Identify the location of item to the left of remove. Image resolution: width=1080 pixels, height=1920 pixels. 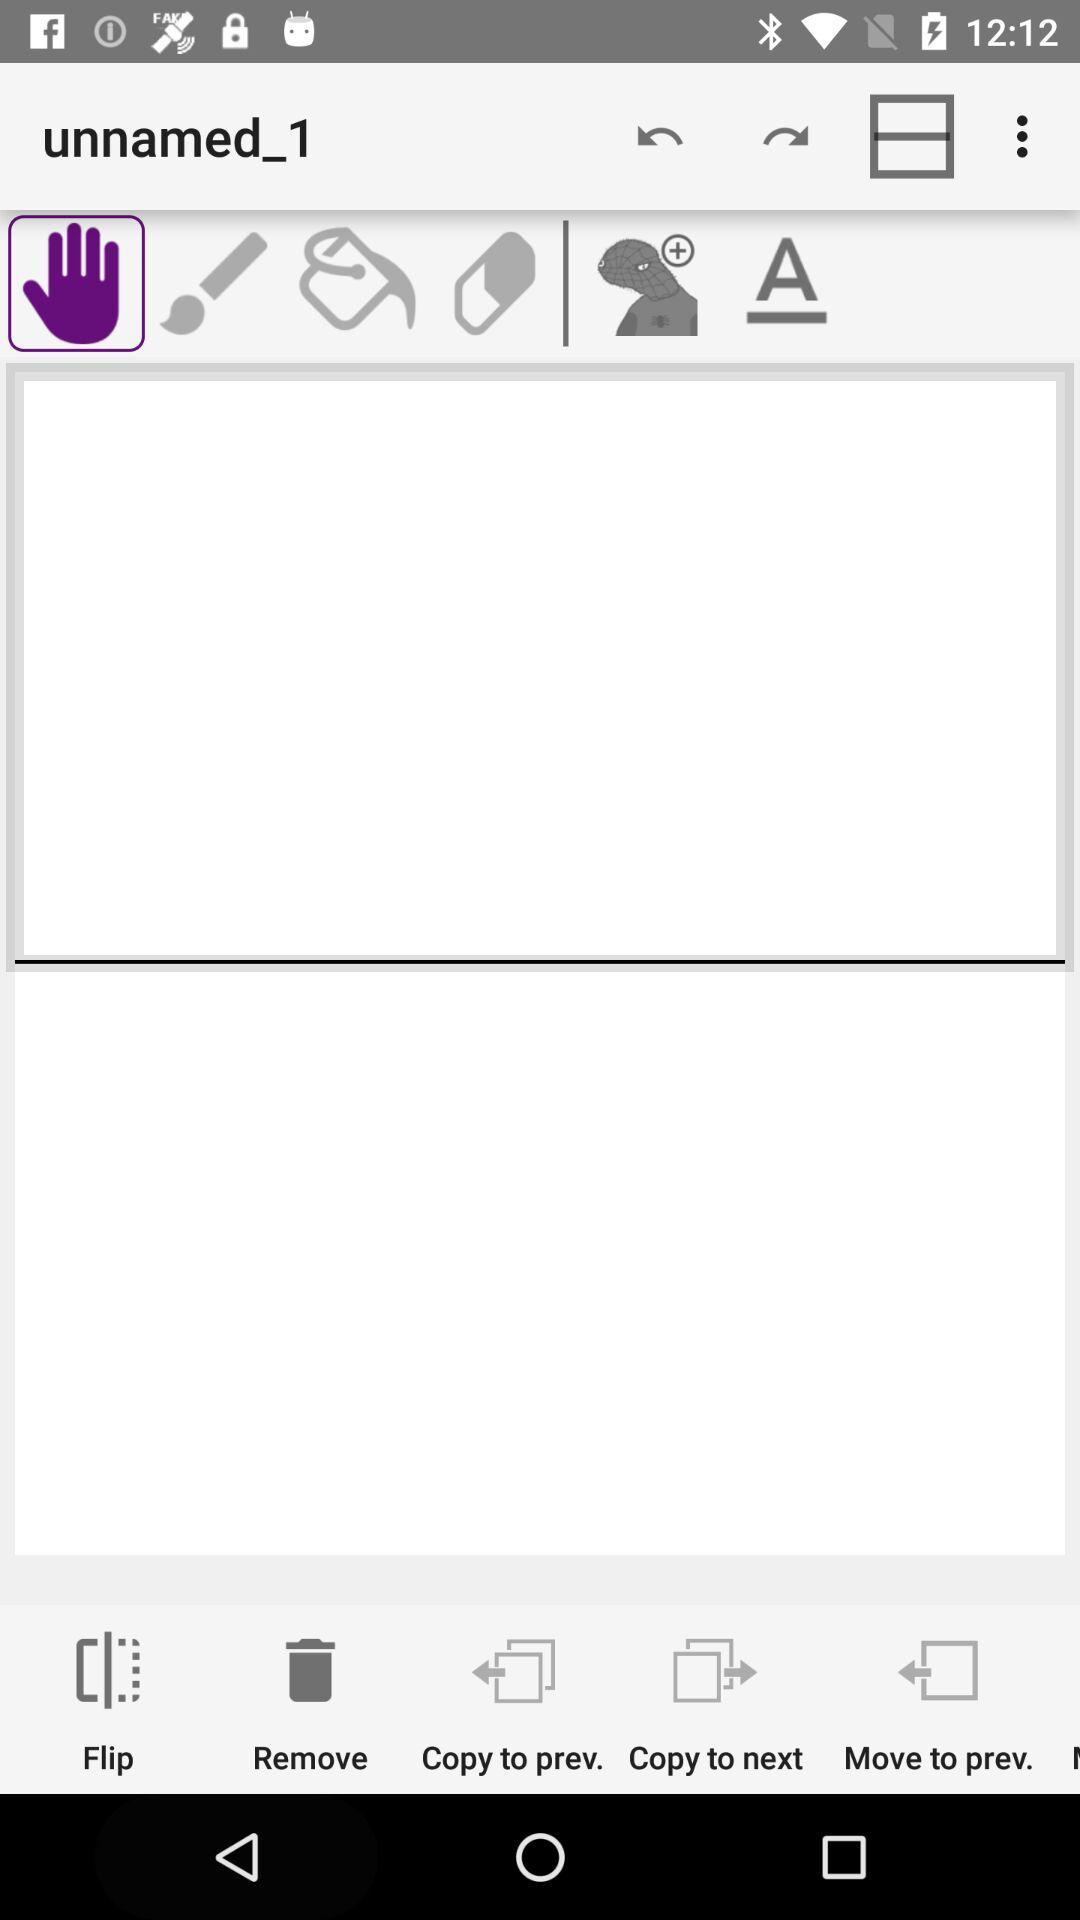
(108, 1702).